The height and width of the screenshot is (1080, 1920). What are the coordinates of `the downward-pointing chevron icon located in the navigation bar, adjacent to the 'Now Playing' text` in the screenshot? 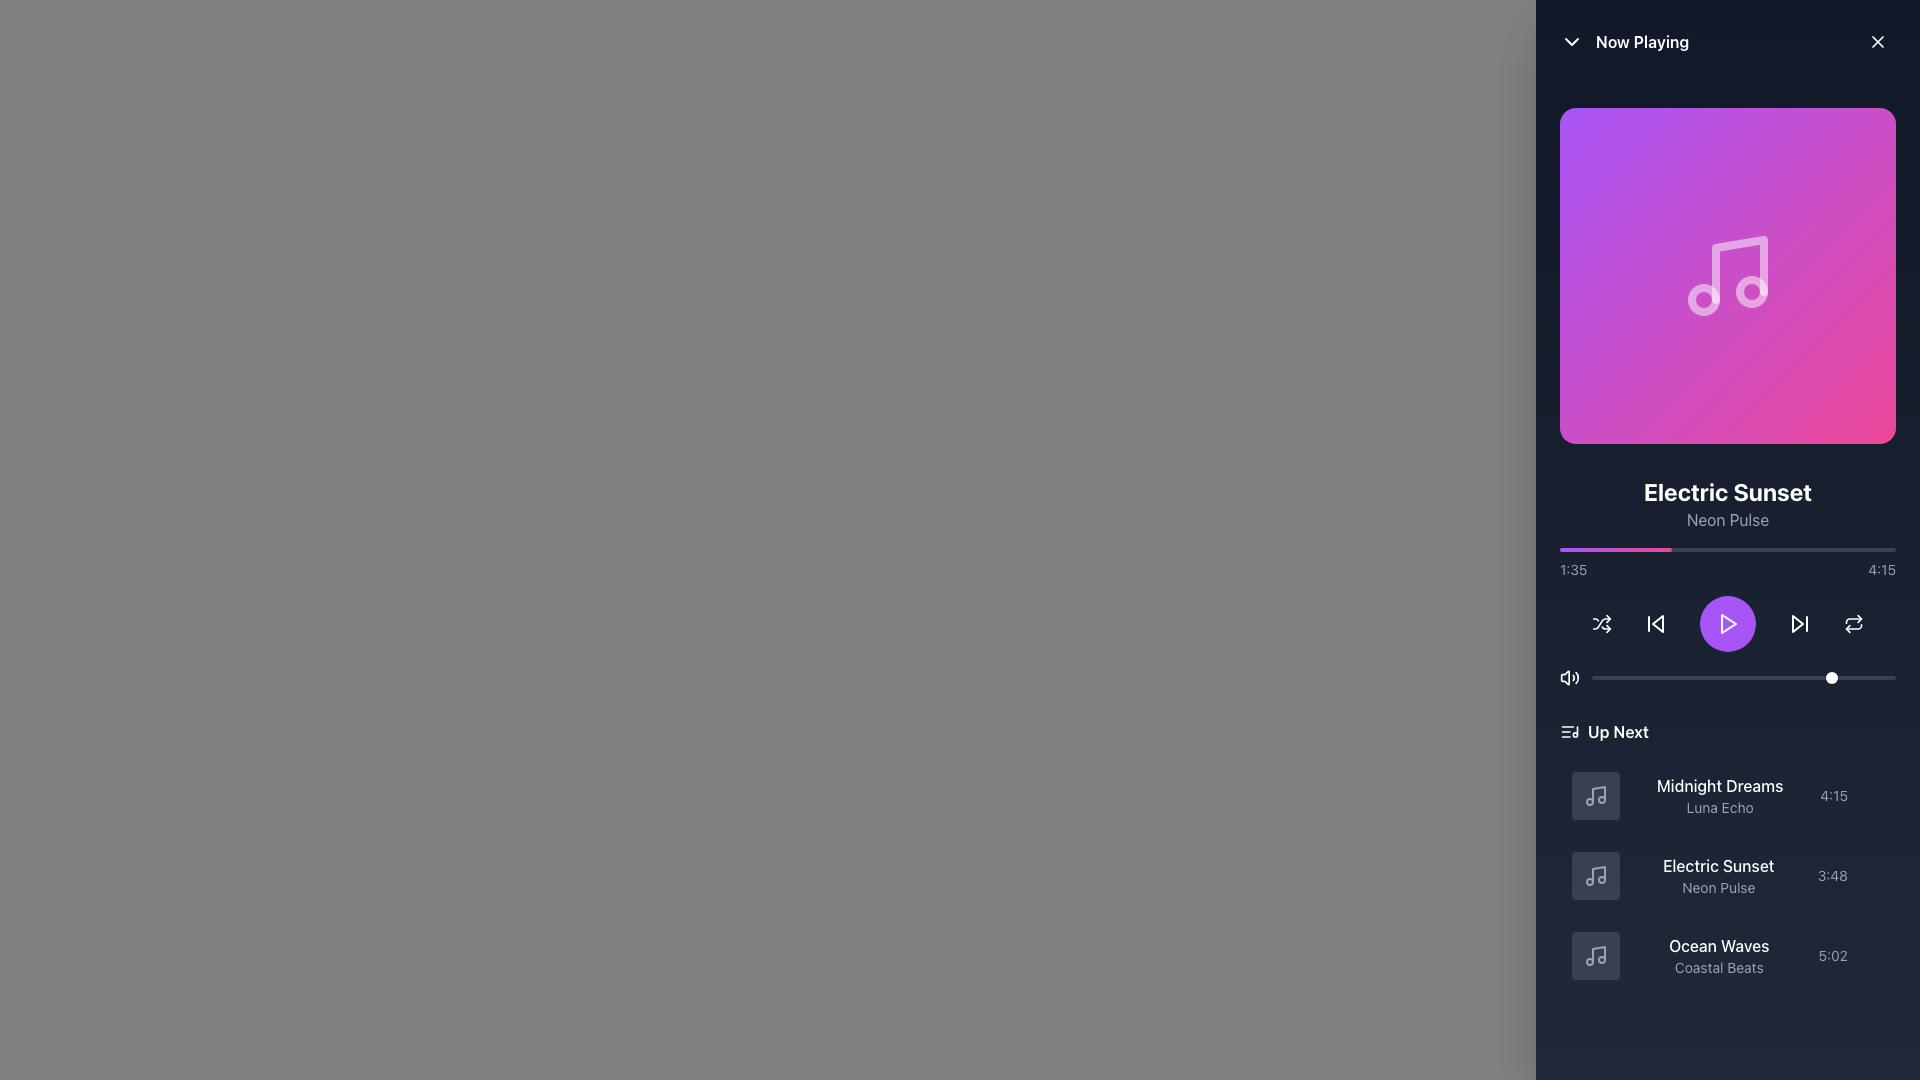 It's located at (1570, 42).